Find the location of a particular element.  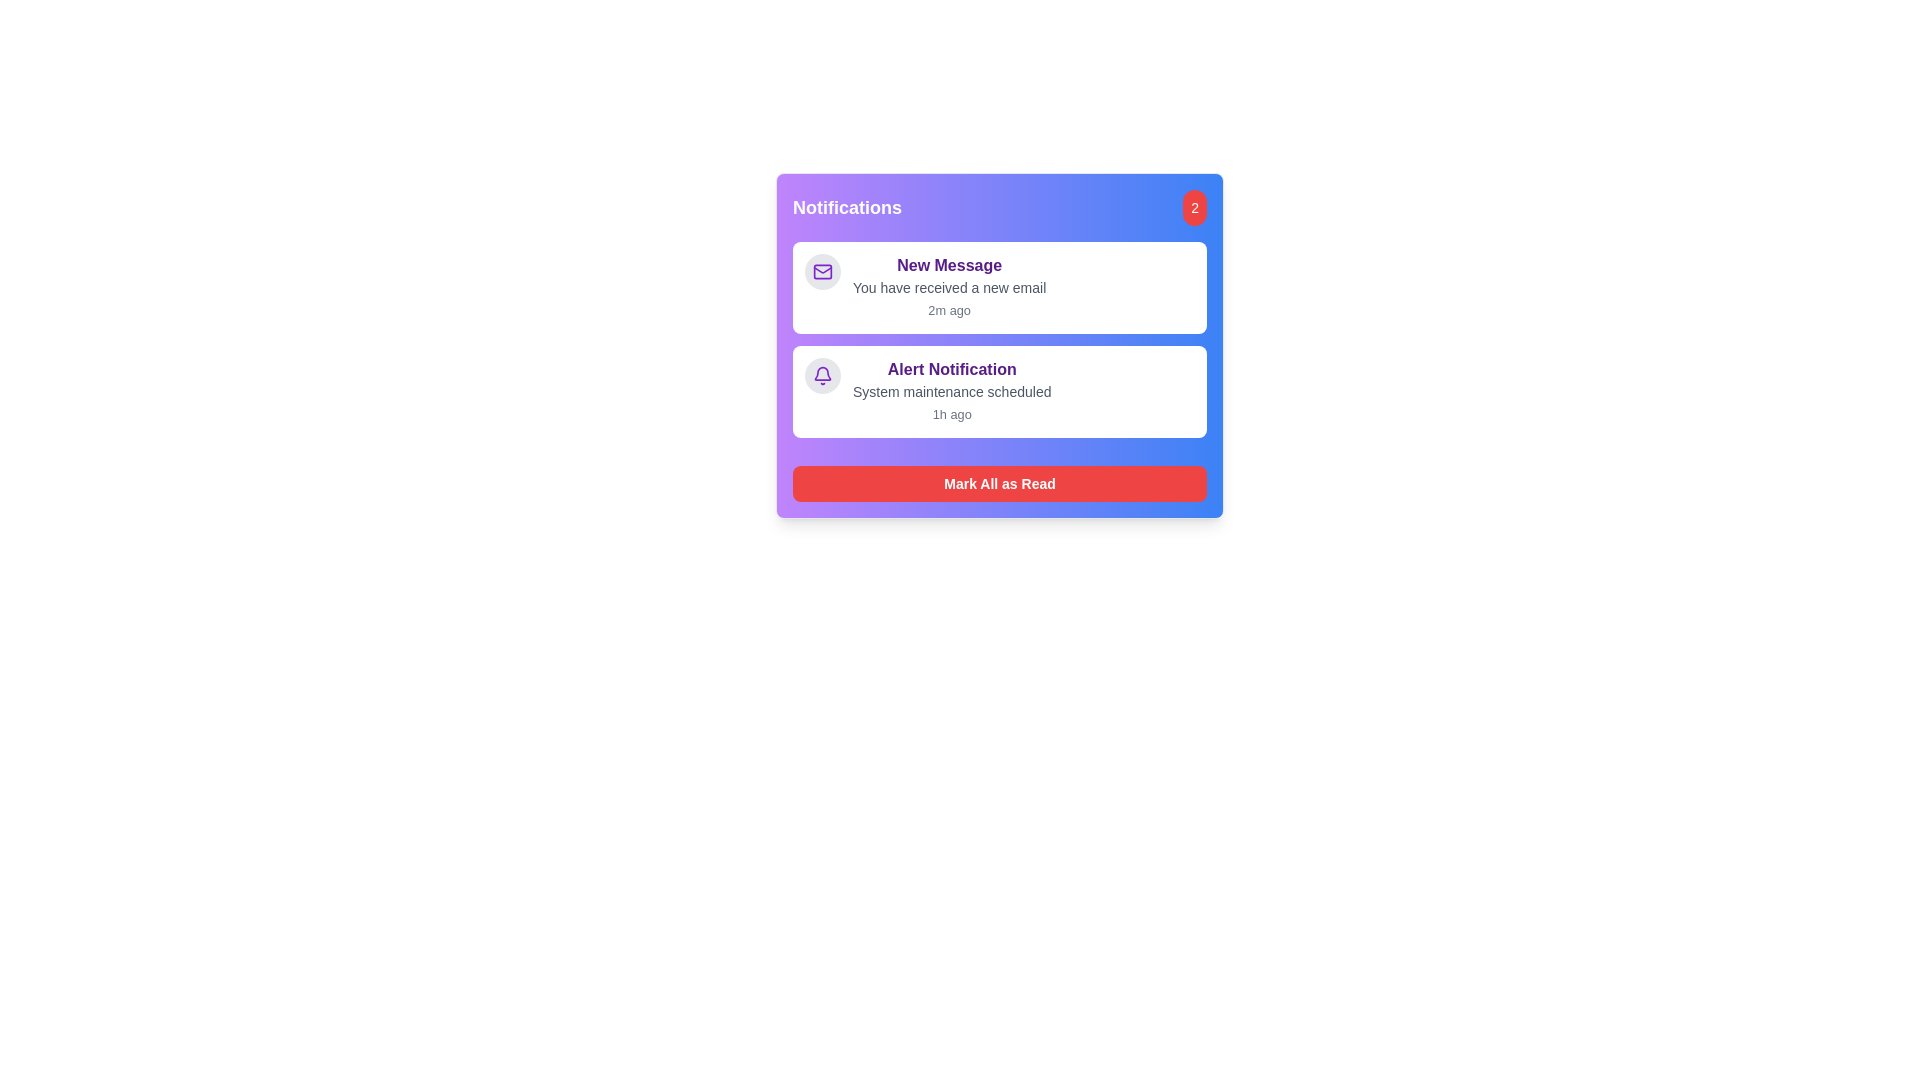

the 'Alert Notification' text label which is prominently displayed in purple bold font and located within the notification card, above the 'Mark All as Read' button is located at coordinates (951, 370).